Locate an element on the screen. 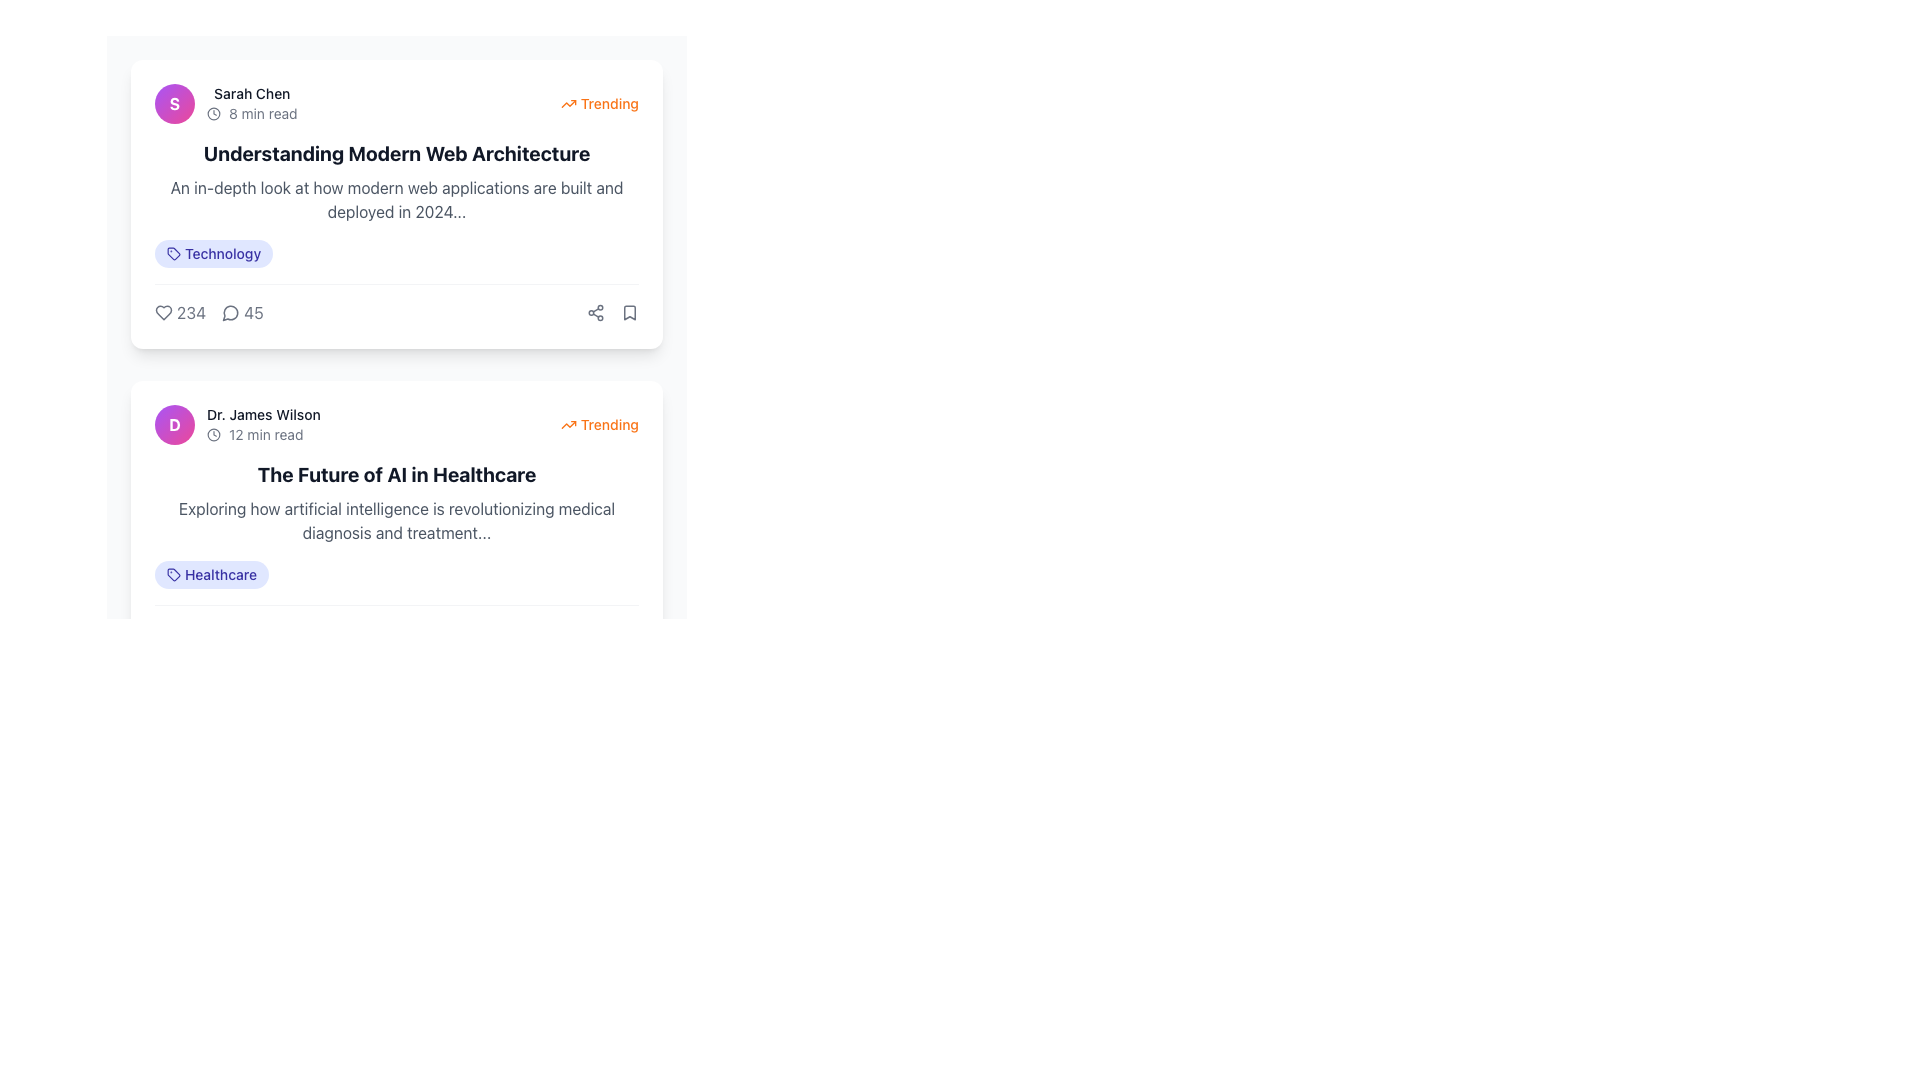 This screenshot has width=1920, height=1080. the 'Technology' label tag, which is a rounded rectangular tag with a light indigo background and dark indigo text, located in the first content card under 'Understanding Modern Web Architecture' is located at coordinates (214, 253).